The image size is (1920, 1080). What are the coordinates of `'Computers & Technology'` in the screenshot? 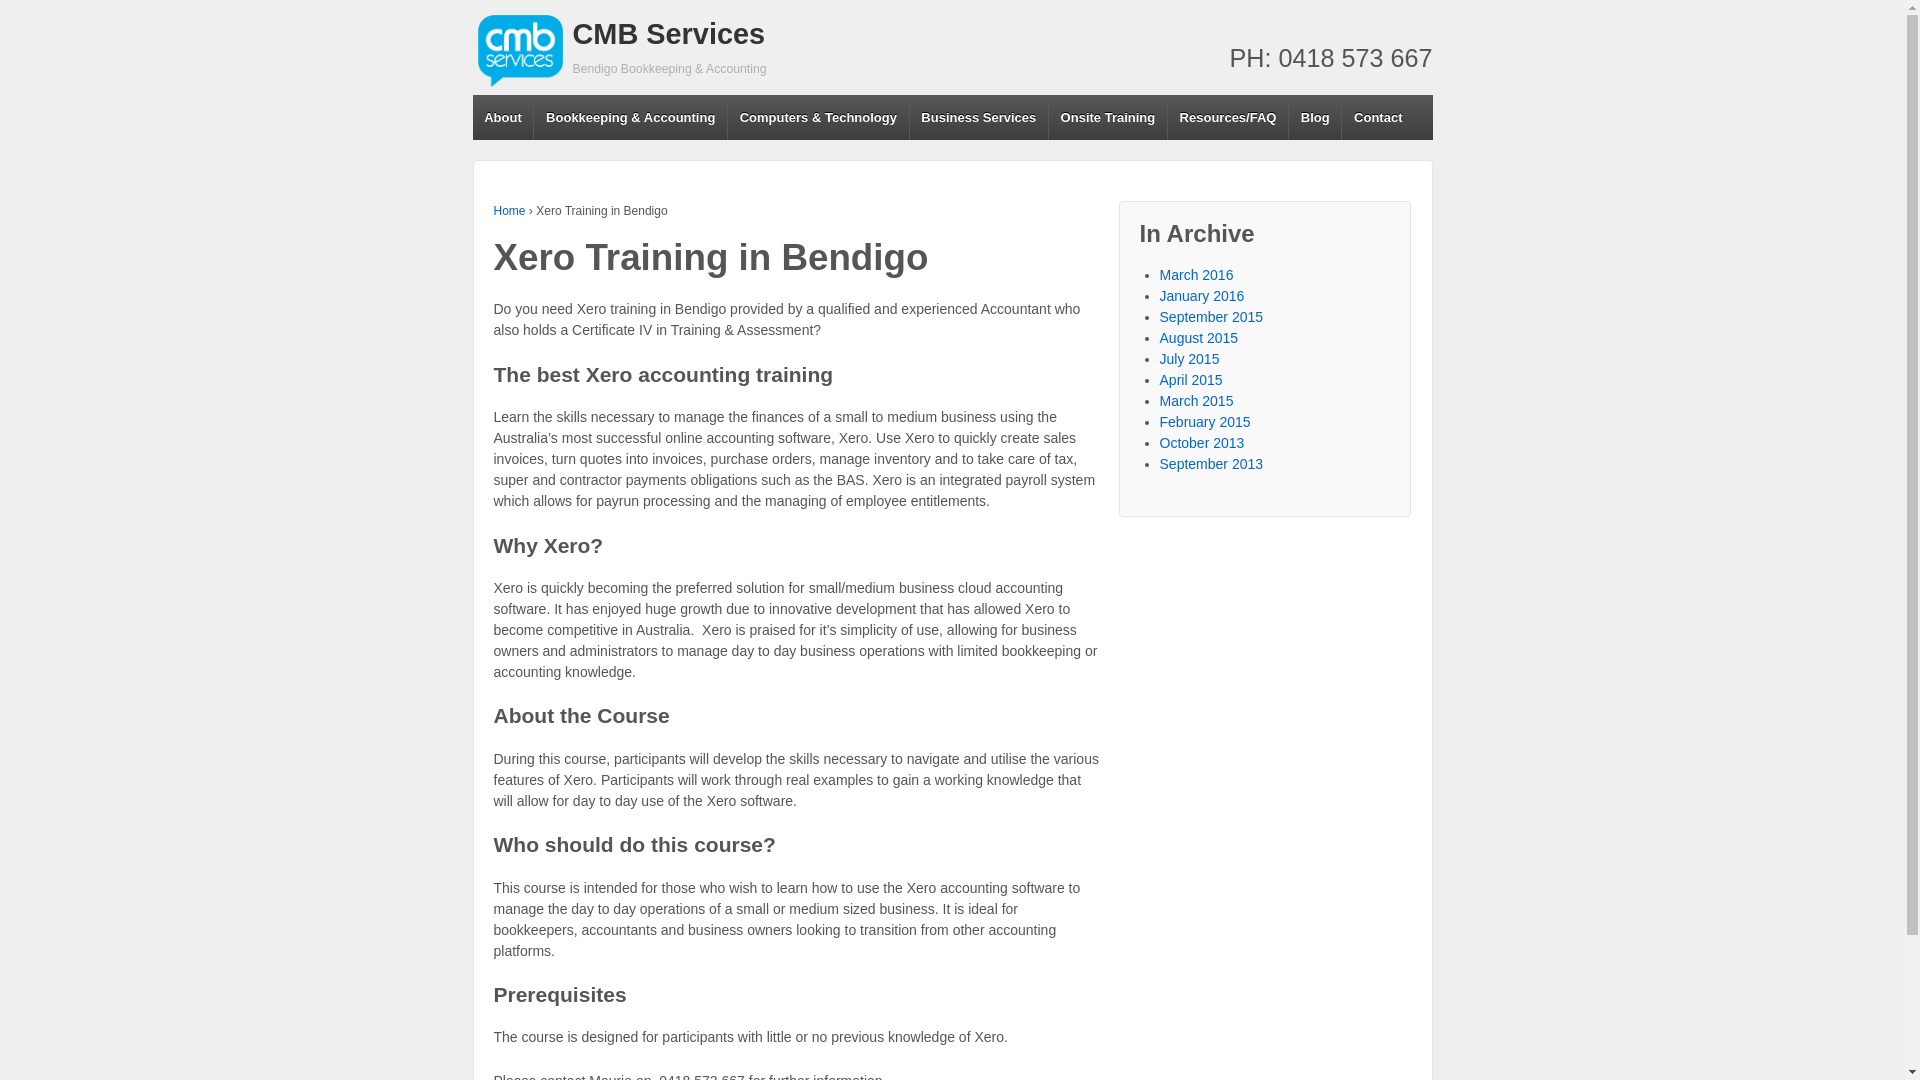 It's located at (725, 117).